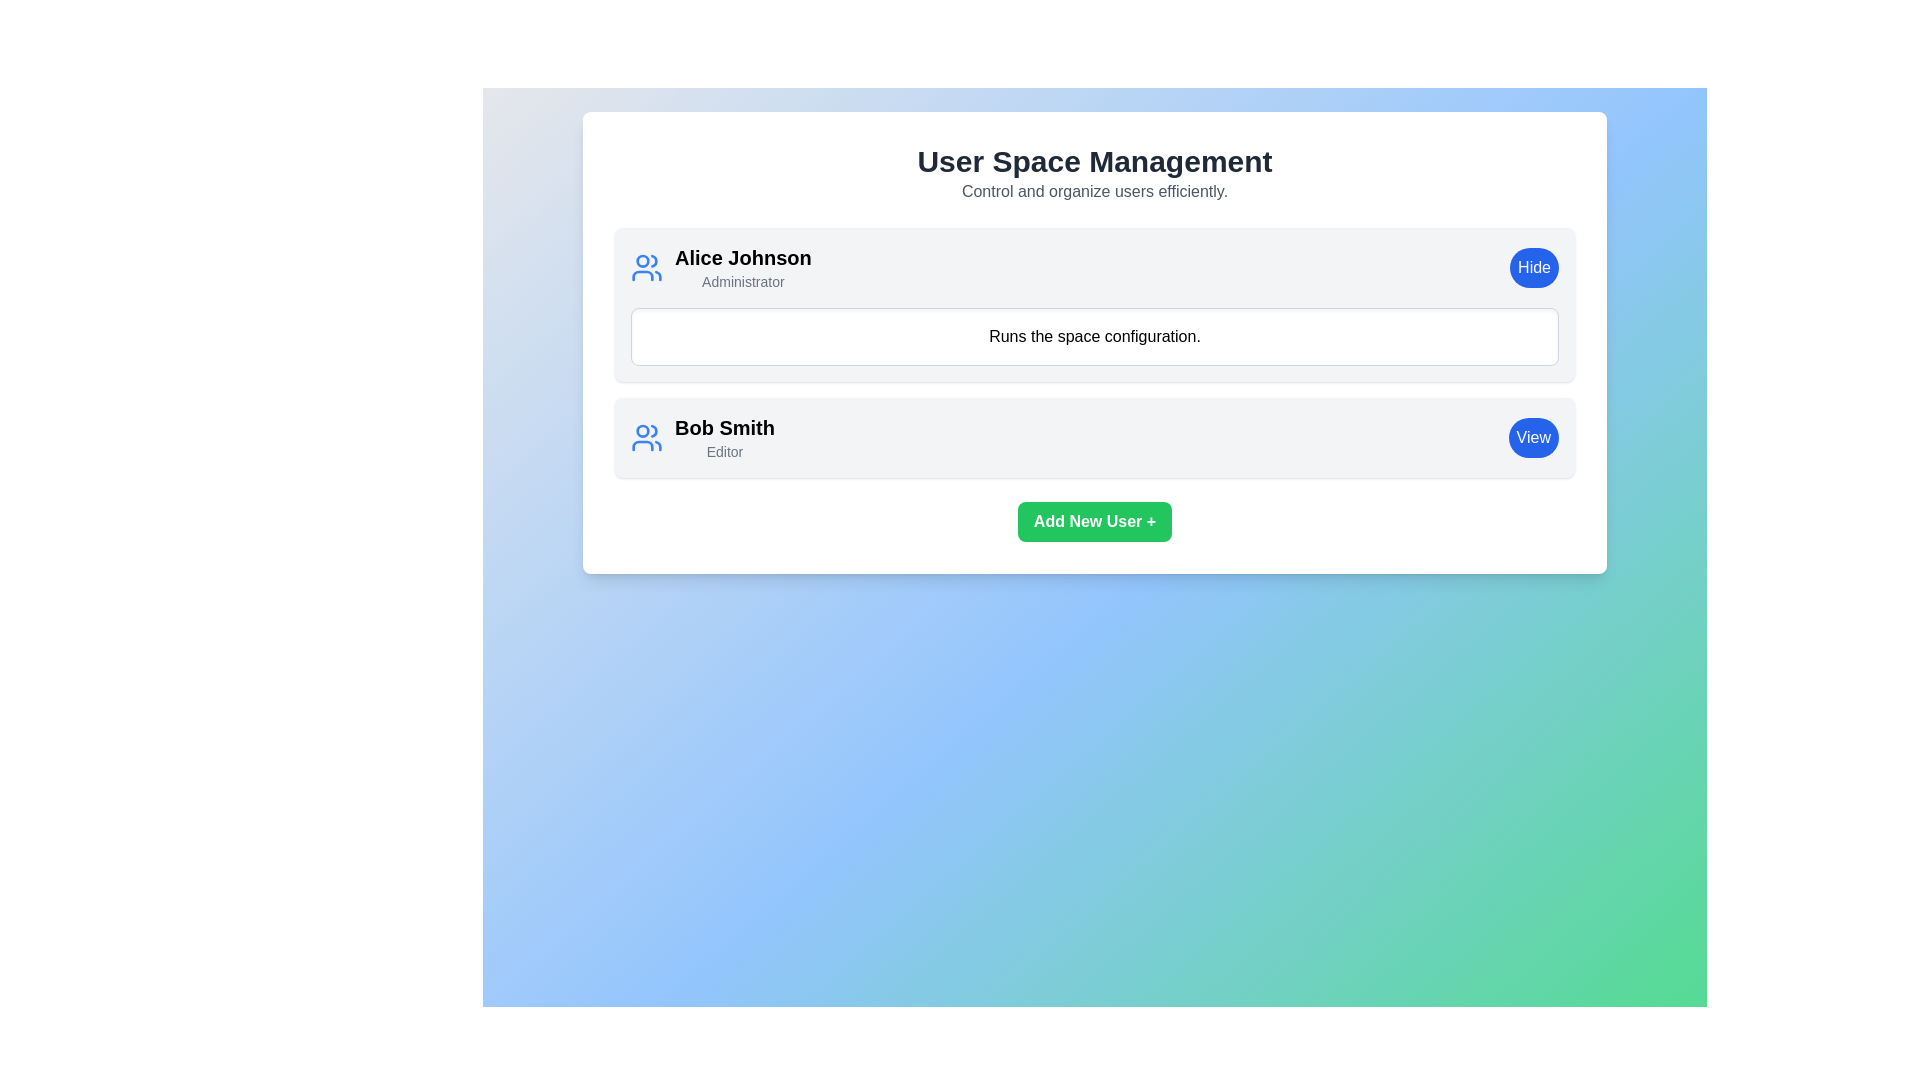 This screenshot has height=1080, width=1920. I want to click on the 'Add User' button located below the user list to change its color, so click(1093, 520).